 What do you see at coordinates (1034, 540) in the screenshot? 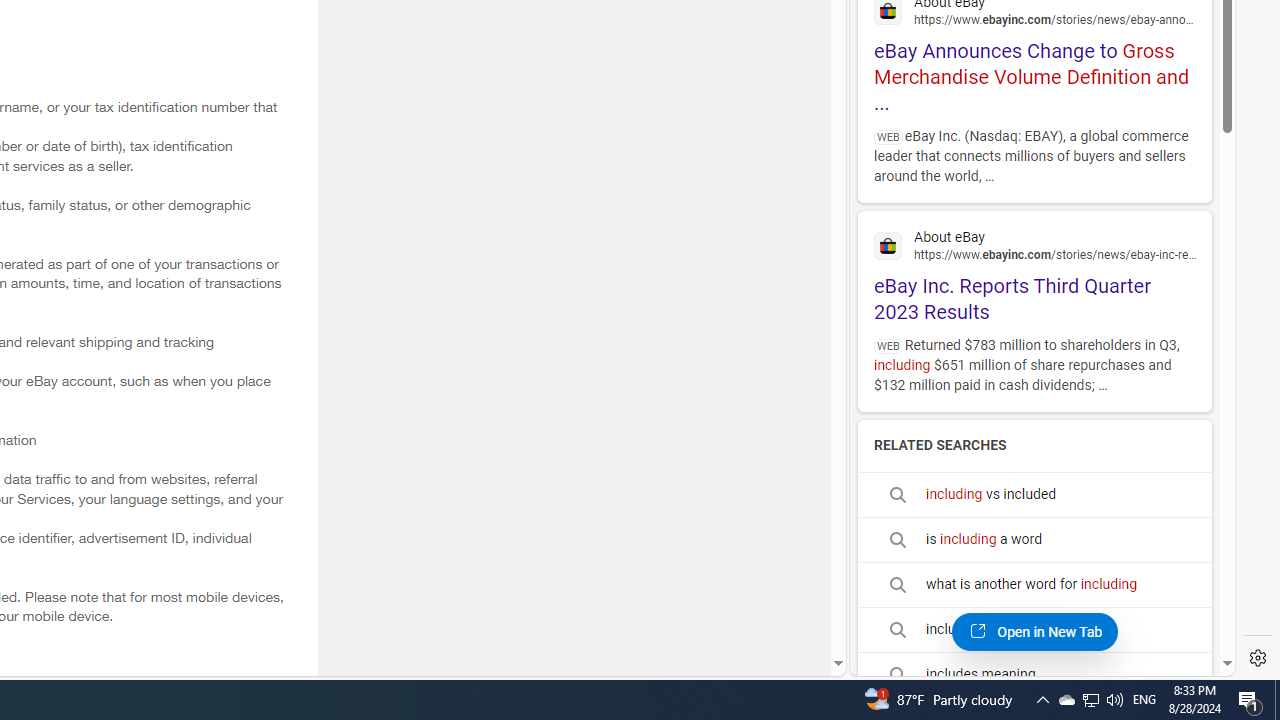
I see `'is including a word'` at bounding box center [1034, 540].